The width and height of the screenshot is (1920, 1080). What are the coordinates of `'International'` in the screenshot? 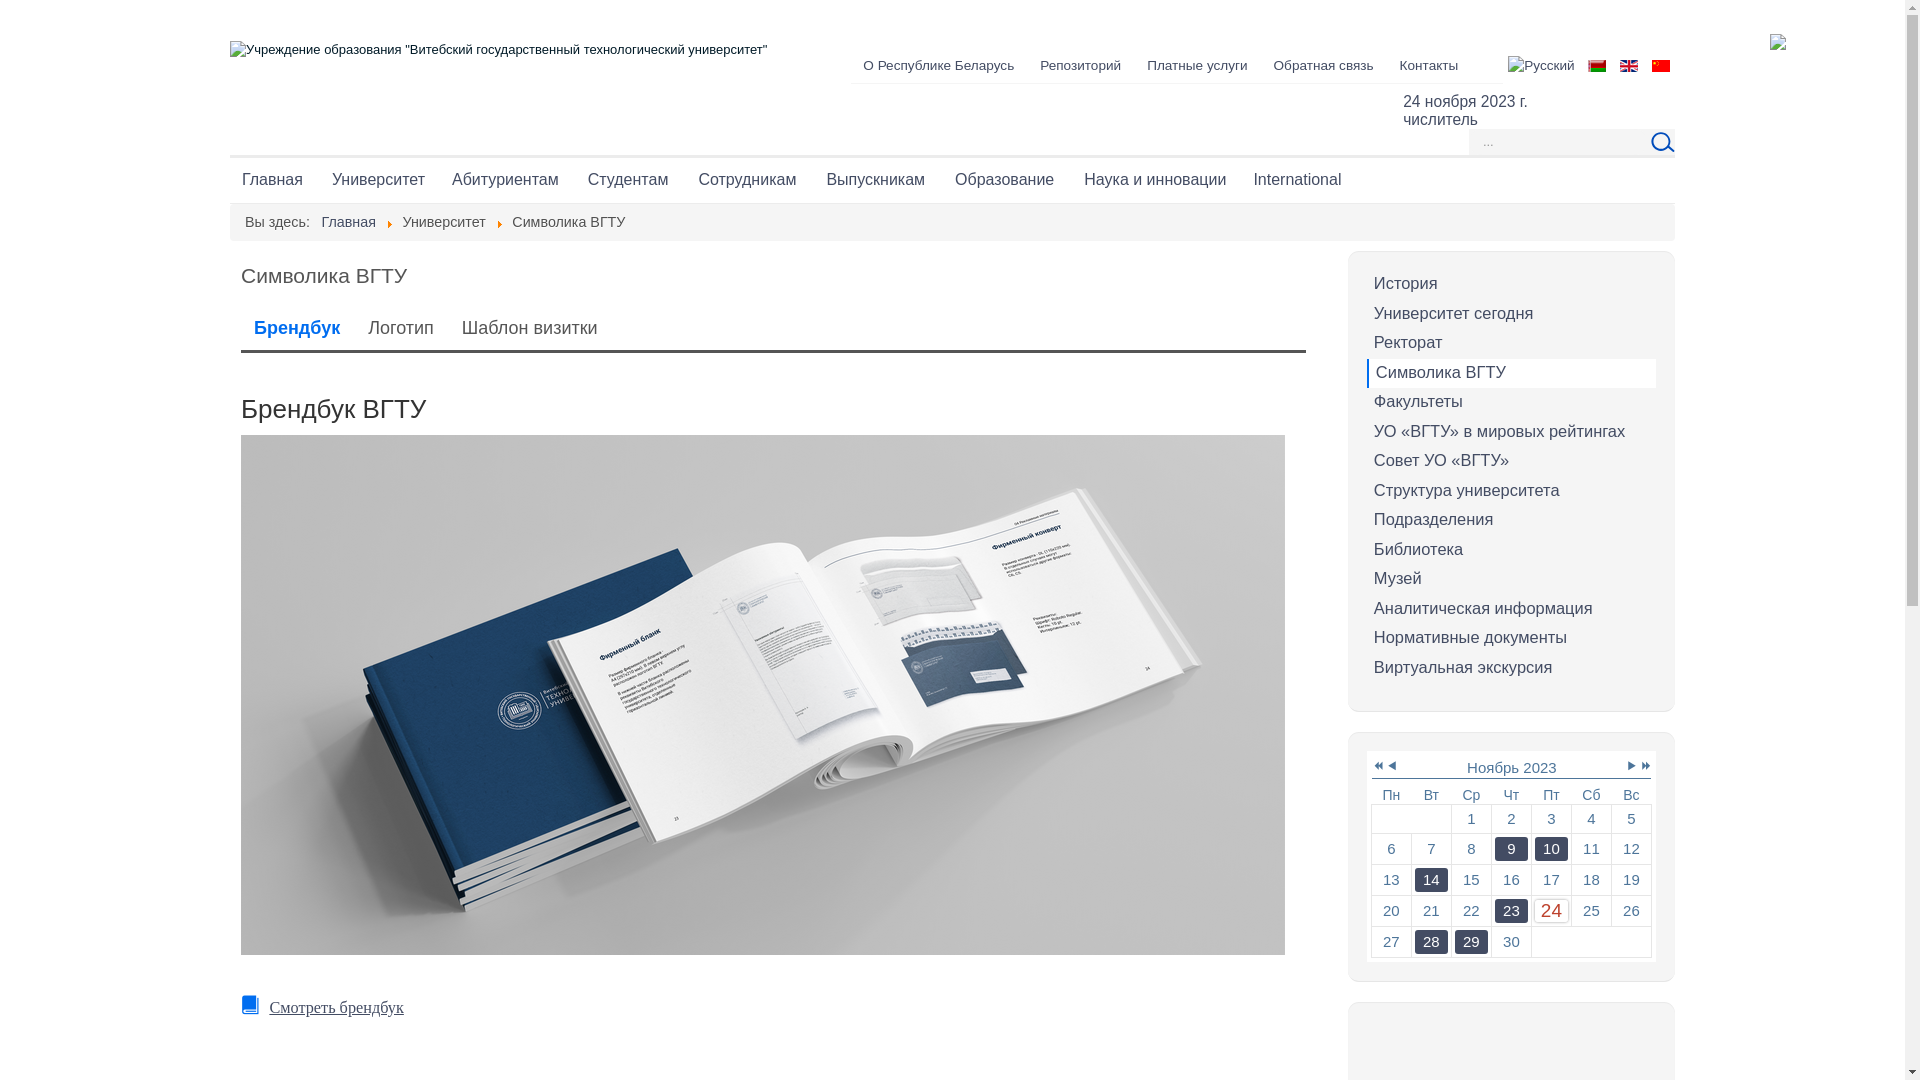 It's located at (1296, 180).